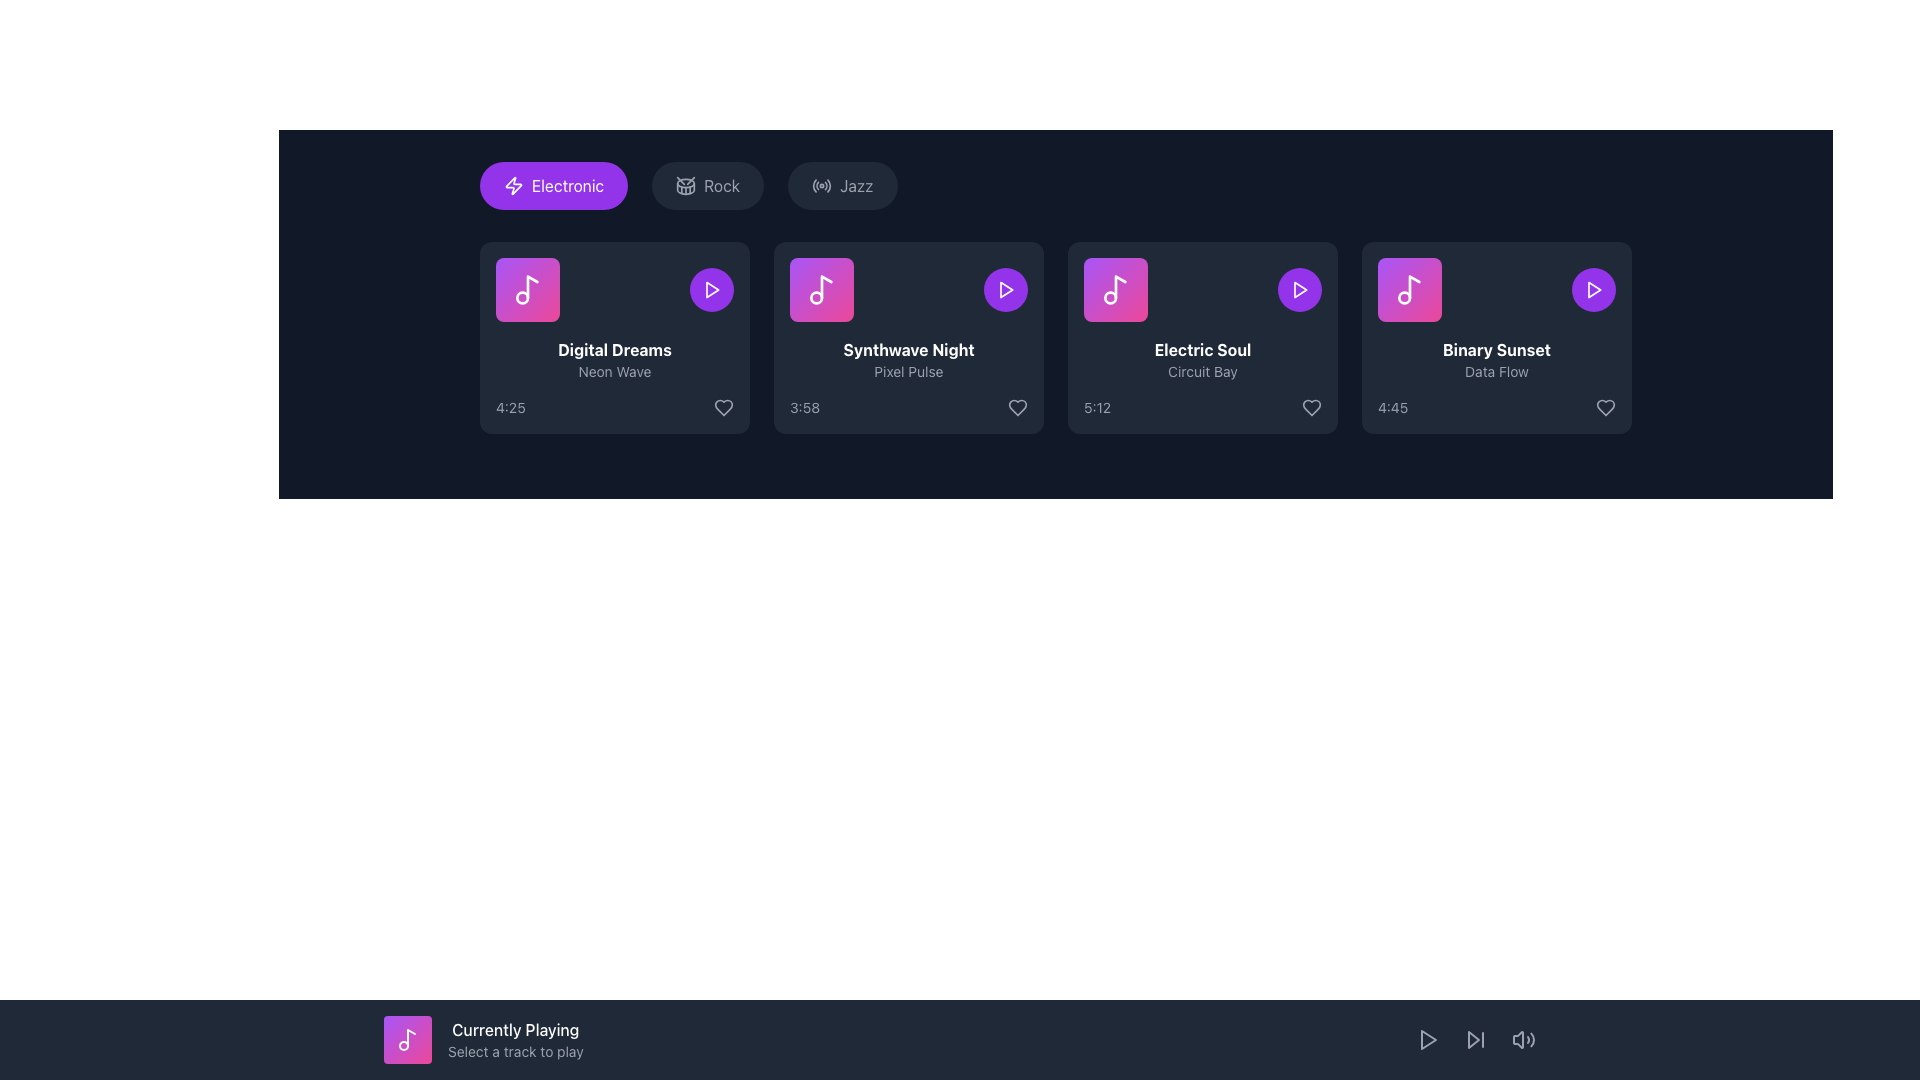 The width and height of the screenshot is (1920, 1080). What do you see at coordinates (723, 407) in the screenshot?
I see `the heart-shaped icon button located at the bottom-right section of the 'Digital Dreams' card` at bounding box center [723, 407].